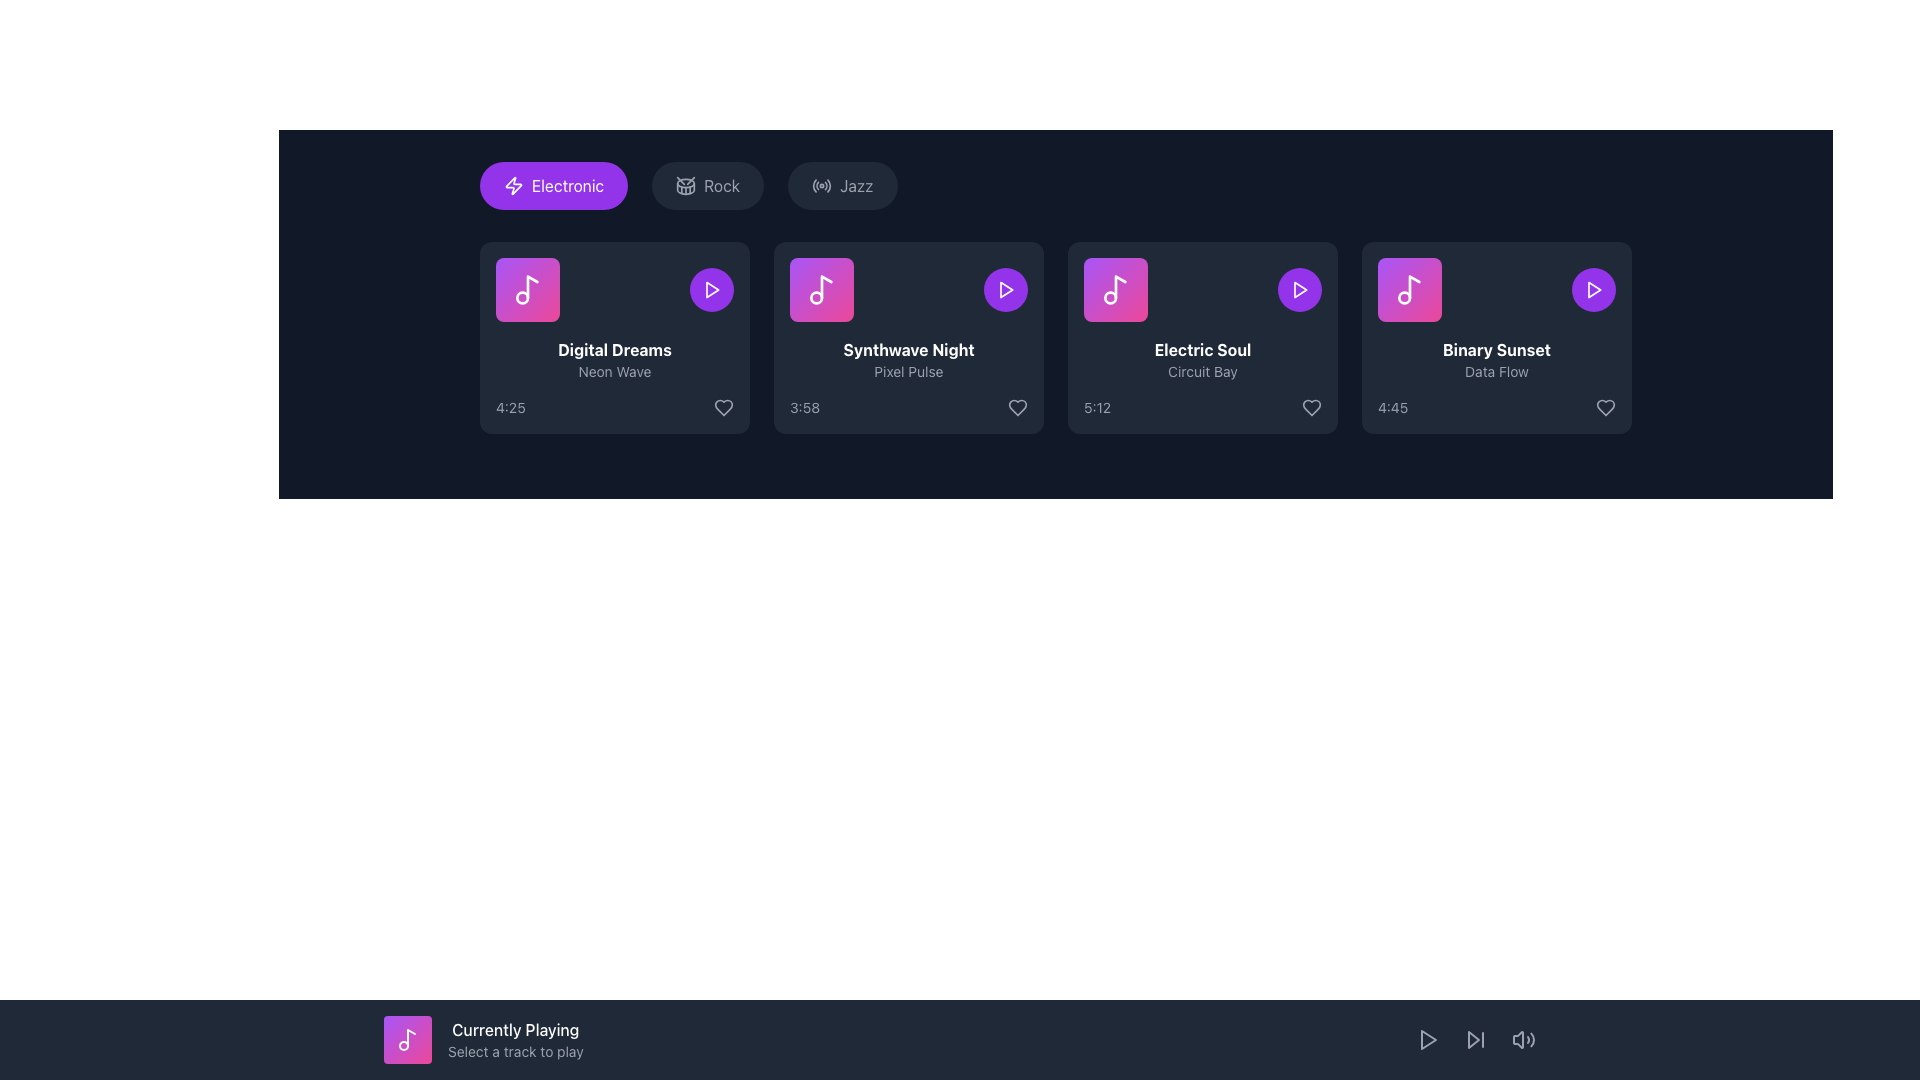 The width and height of the screenshot is (1920, 1080). What do you see at coordinates (723, 407) in the screenshot?
I see `the heart-shaped icon button located at the bottom-right section of the 'Digital Dreams' card` at bounding box center [723, 407].